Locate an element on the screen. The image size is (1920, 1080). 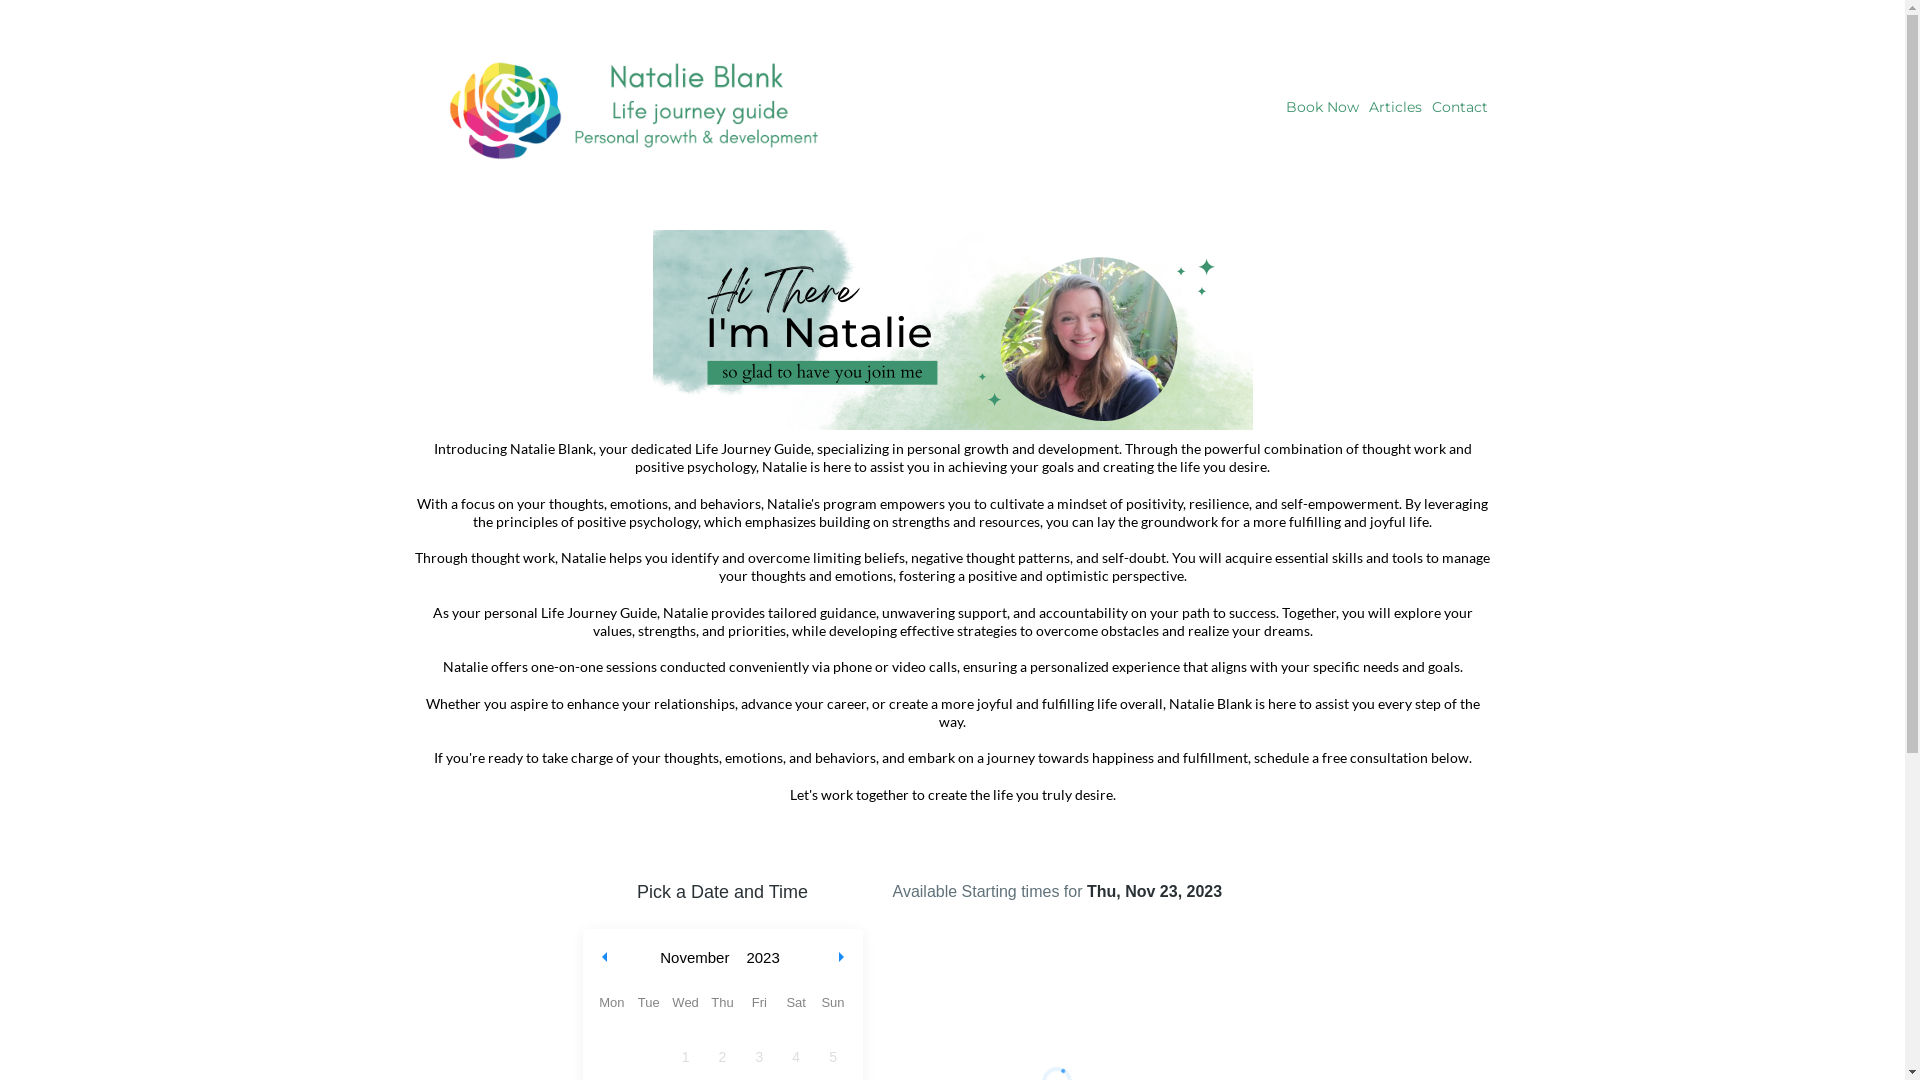
'Book Now' is located at coordinates (1280, 107).